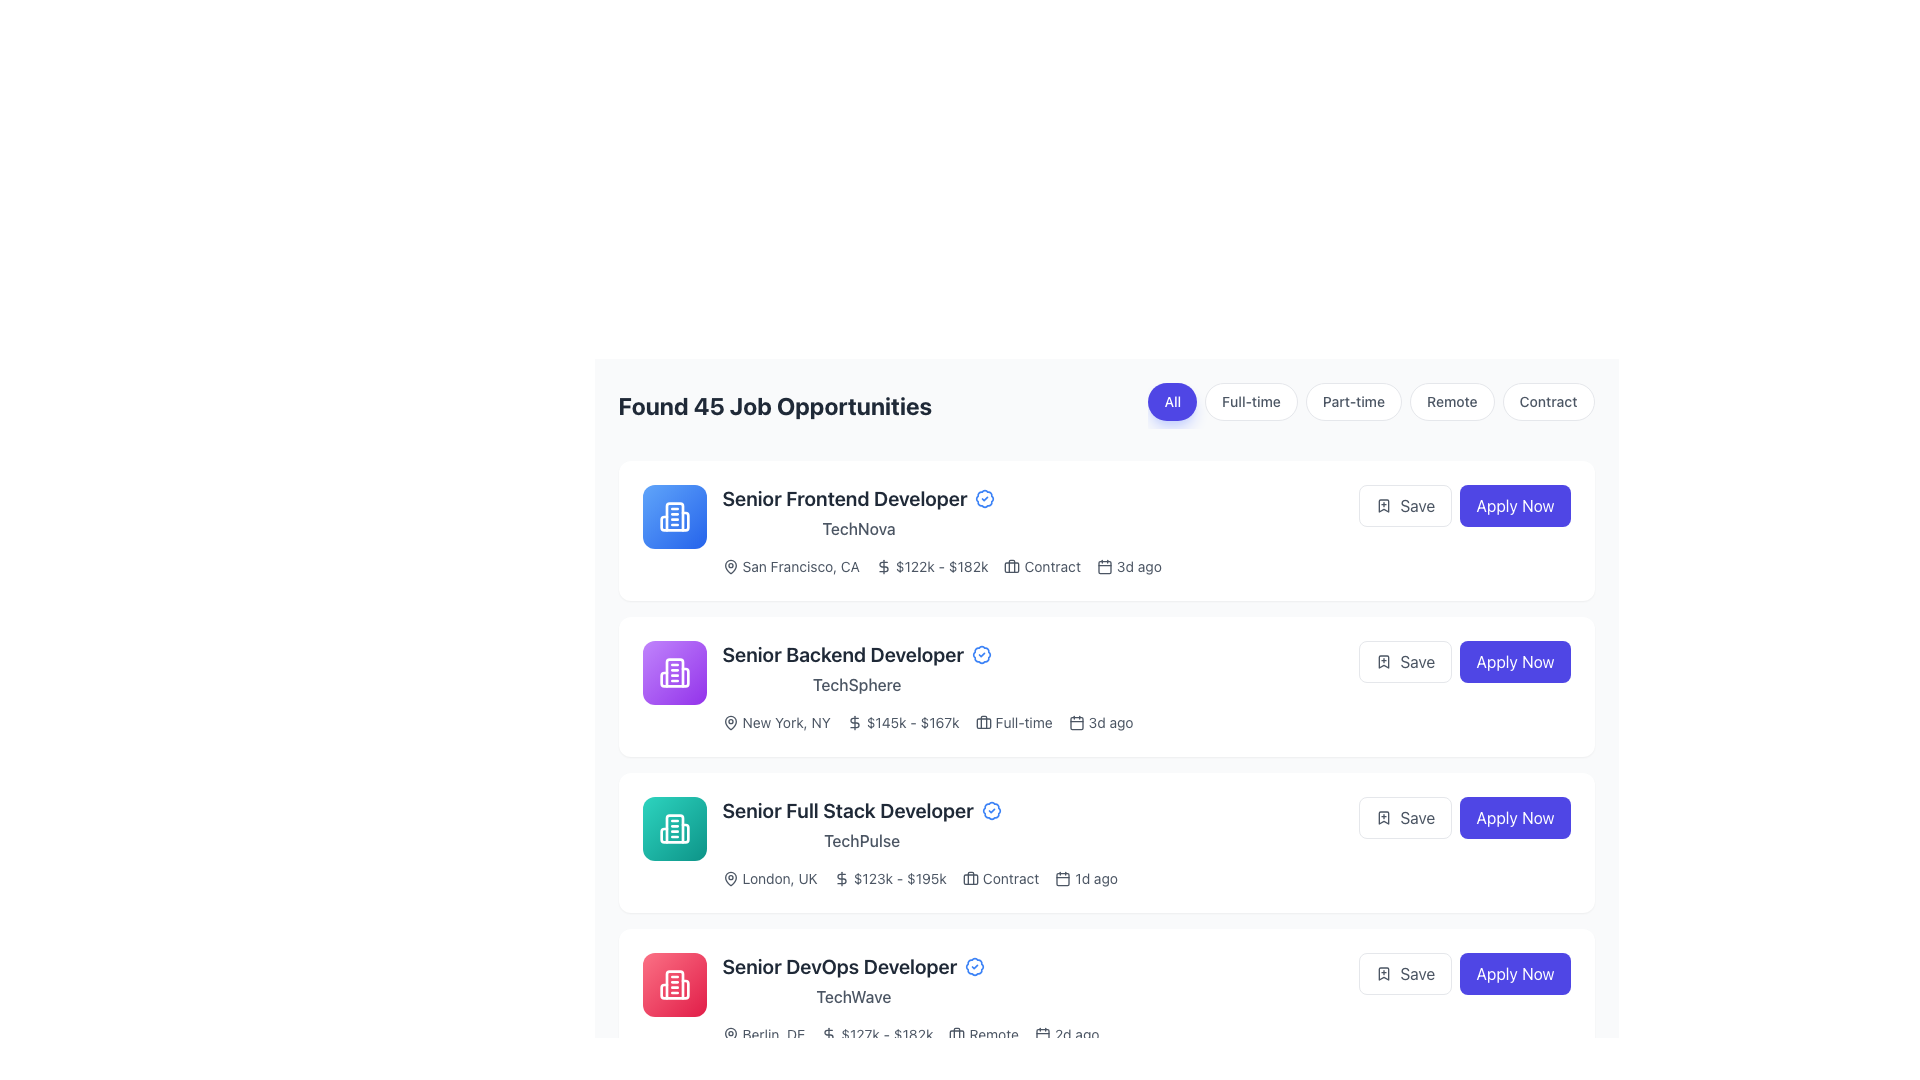 The width and height of the screenshot is (1920, 1080). What do you see at coordinates (877, 1034) in the screenshot?
I see `the text label displaying the numerical range '127k - 182k' with a dollar sign icon, located under the job title 'Senior DevOps Developer' at 'TechWave'` at bounding box center [877, 1034].